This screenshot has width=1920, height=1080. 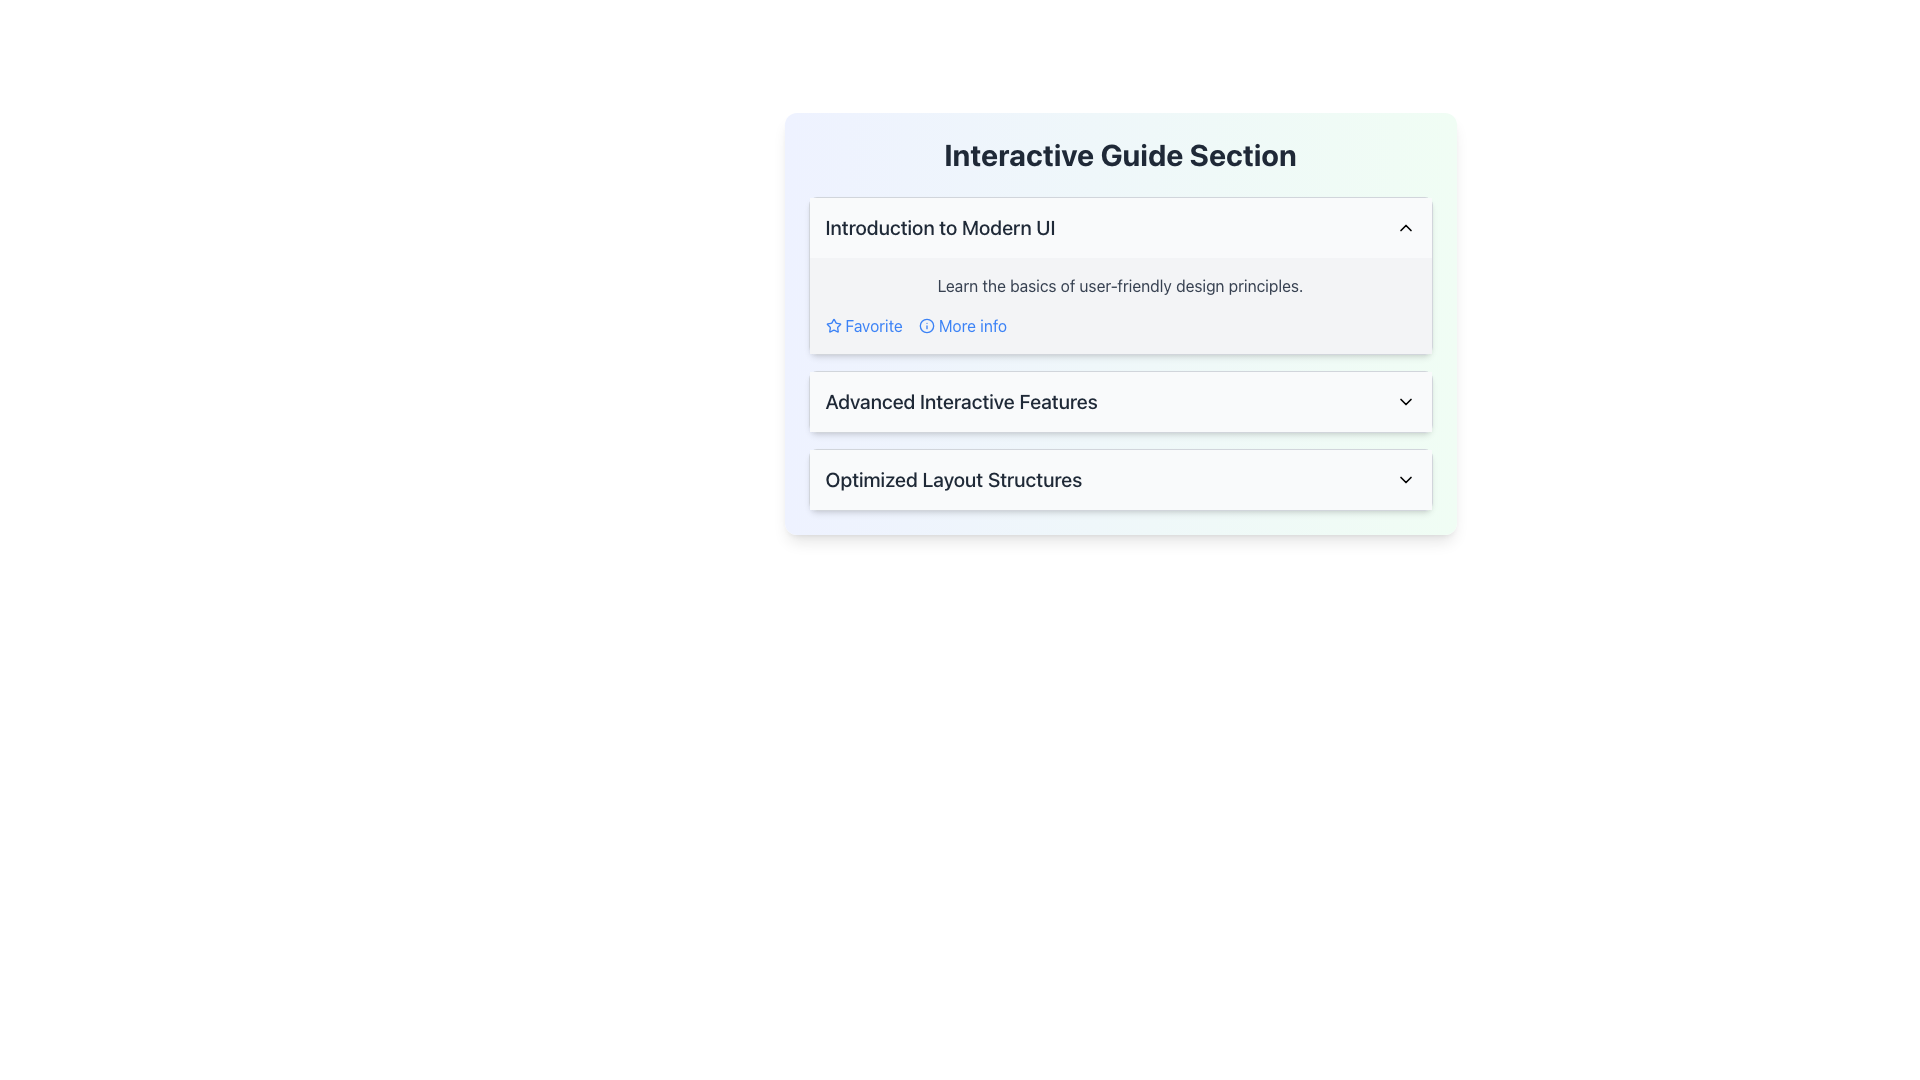 I want to click on the text label that says 'Introduction to Modern UI', which is styled with a larger bold font in dark gray color, located at the top left of the interface, representing an interactive section header, so click(x=939, y=226).